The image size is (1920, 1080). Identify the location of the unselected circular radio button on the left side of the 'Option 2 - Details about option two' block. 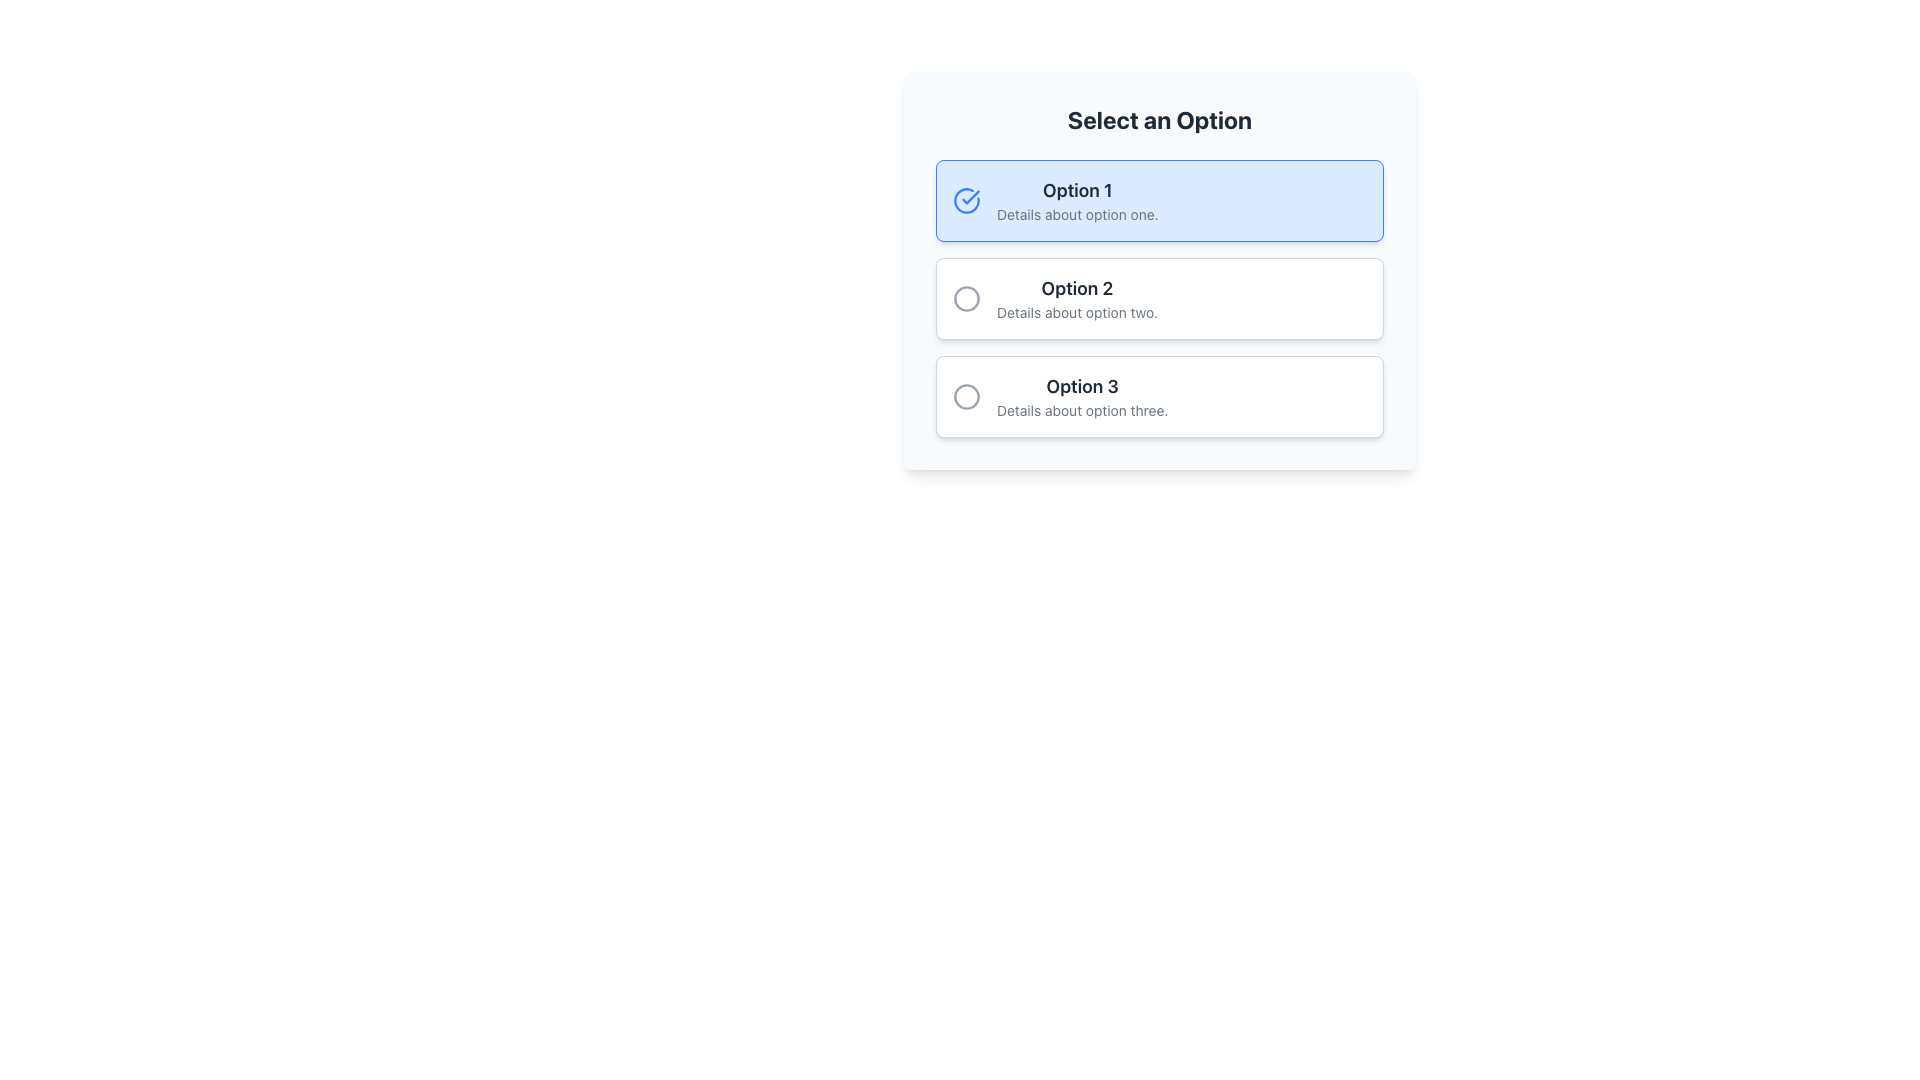
(966, 299).